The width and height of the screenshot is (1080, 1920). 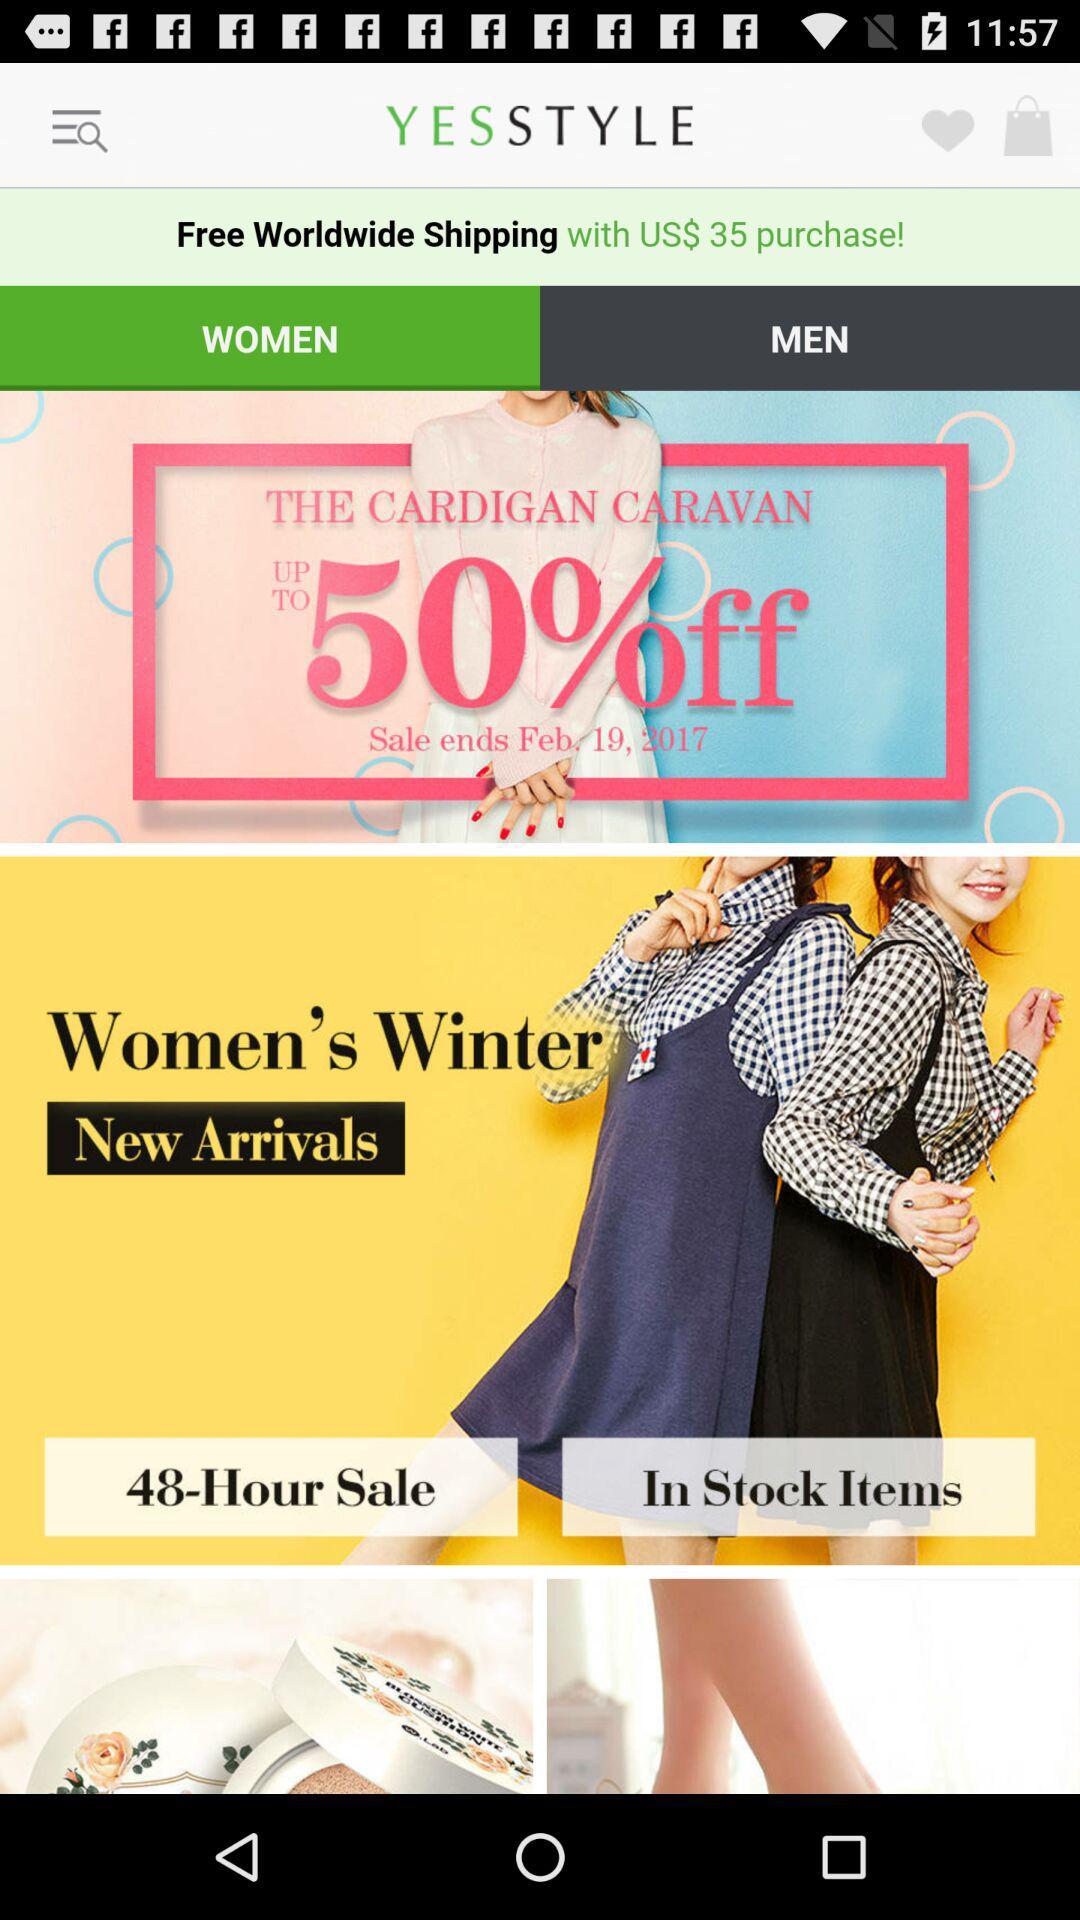 I want to click on advertisement page, so click(x=540, y=615).